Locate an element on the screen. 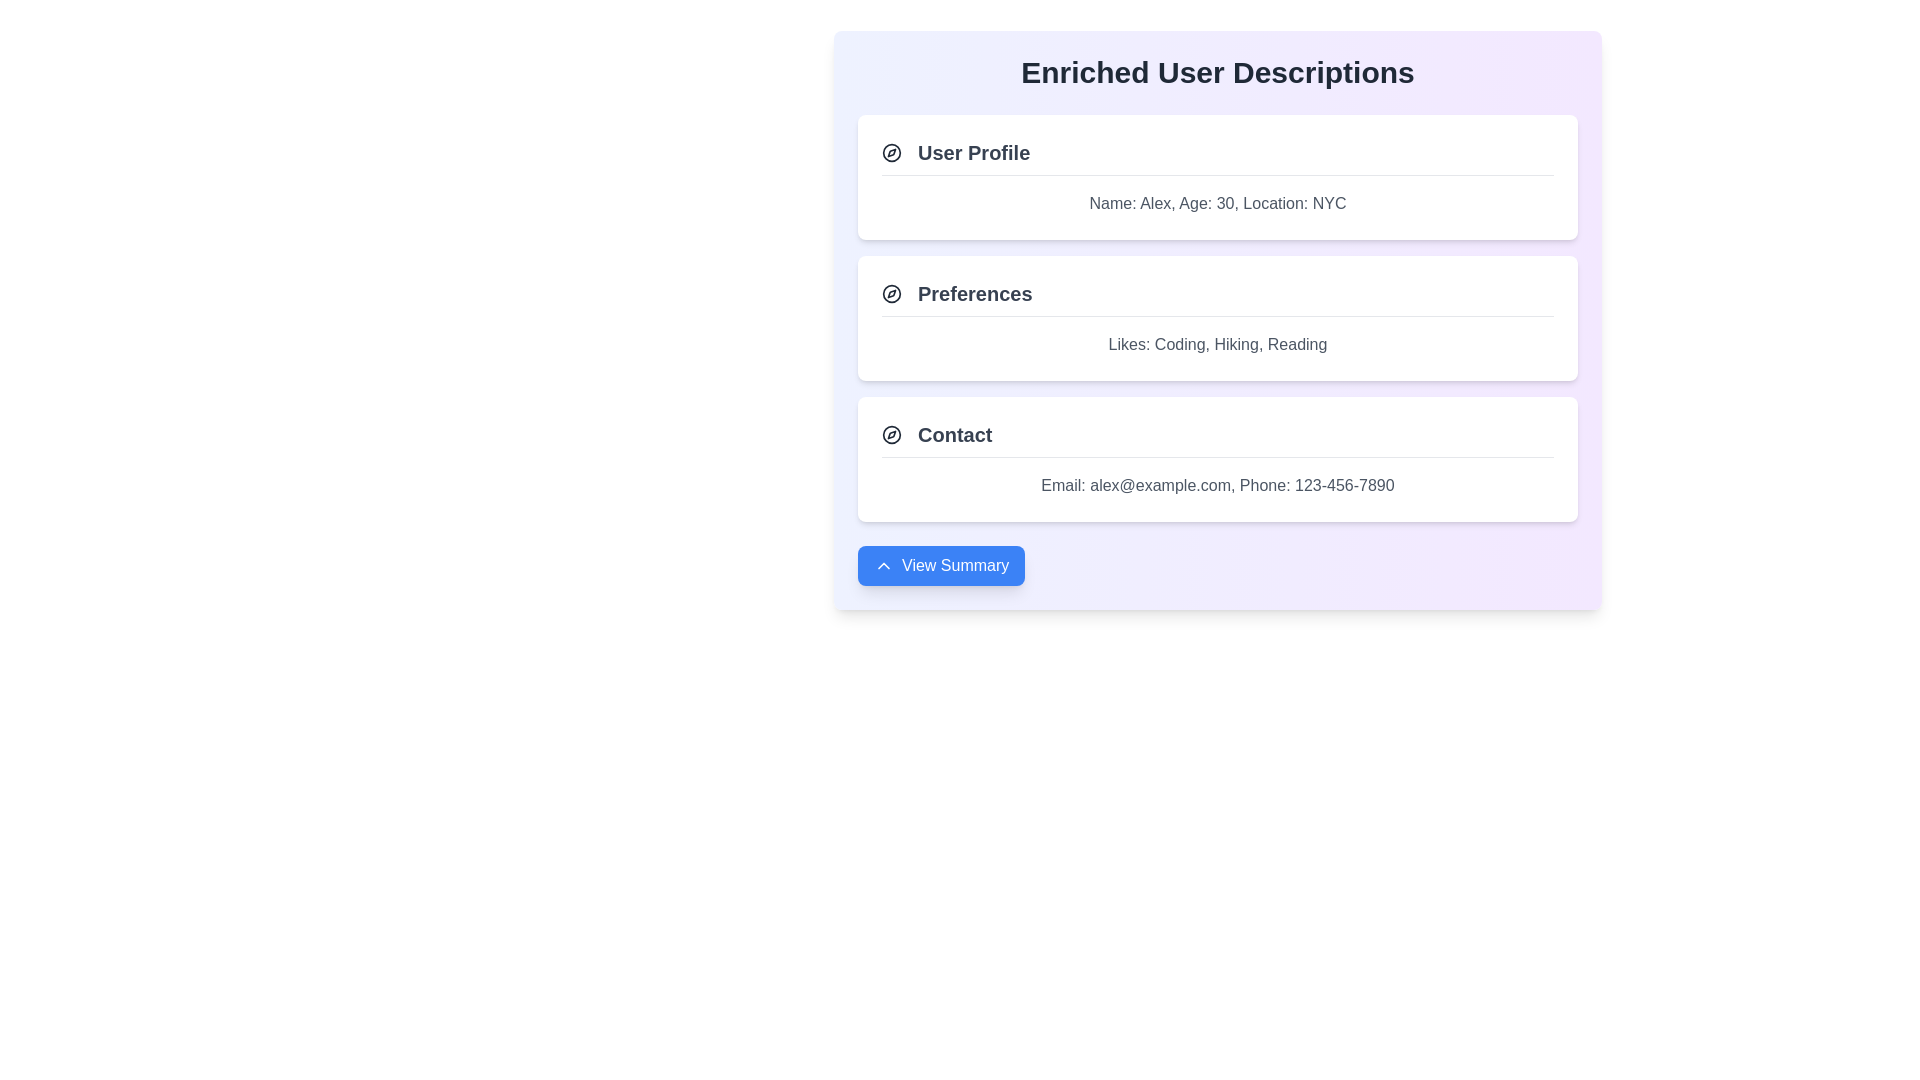 The height and width of the screenshot is (1080, 1920). the 'User Profile' icon located at the leftmost side of the 'User Profile' section header is located at coordinates (891, 152).